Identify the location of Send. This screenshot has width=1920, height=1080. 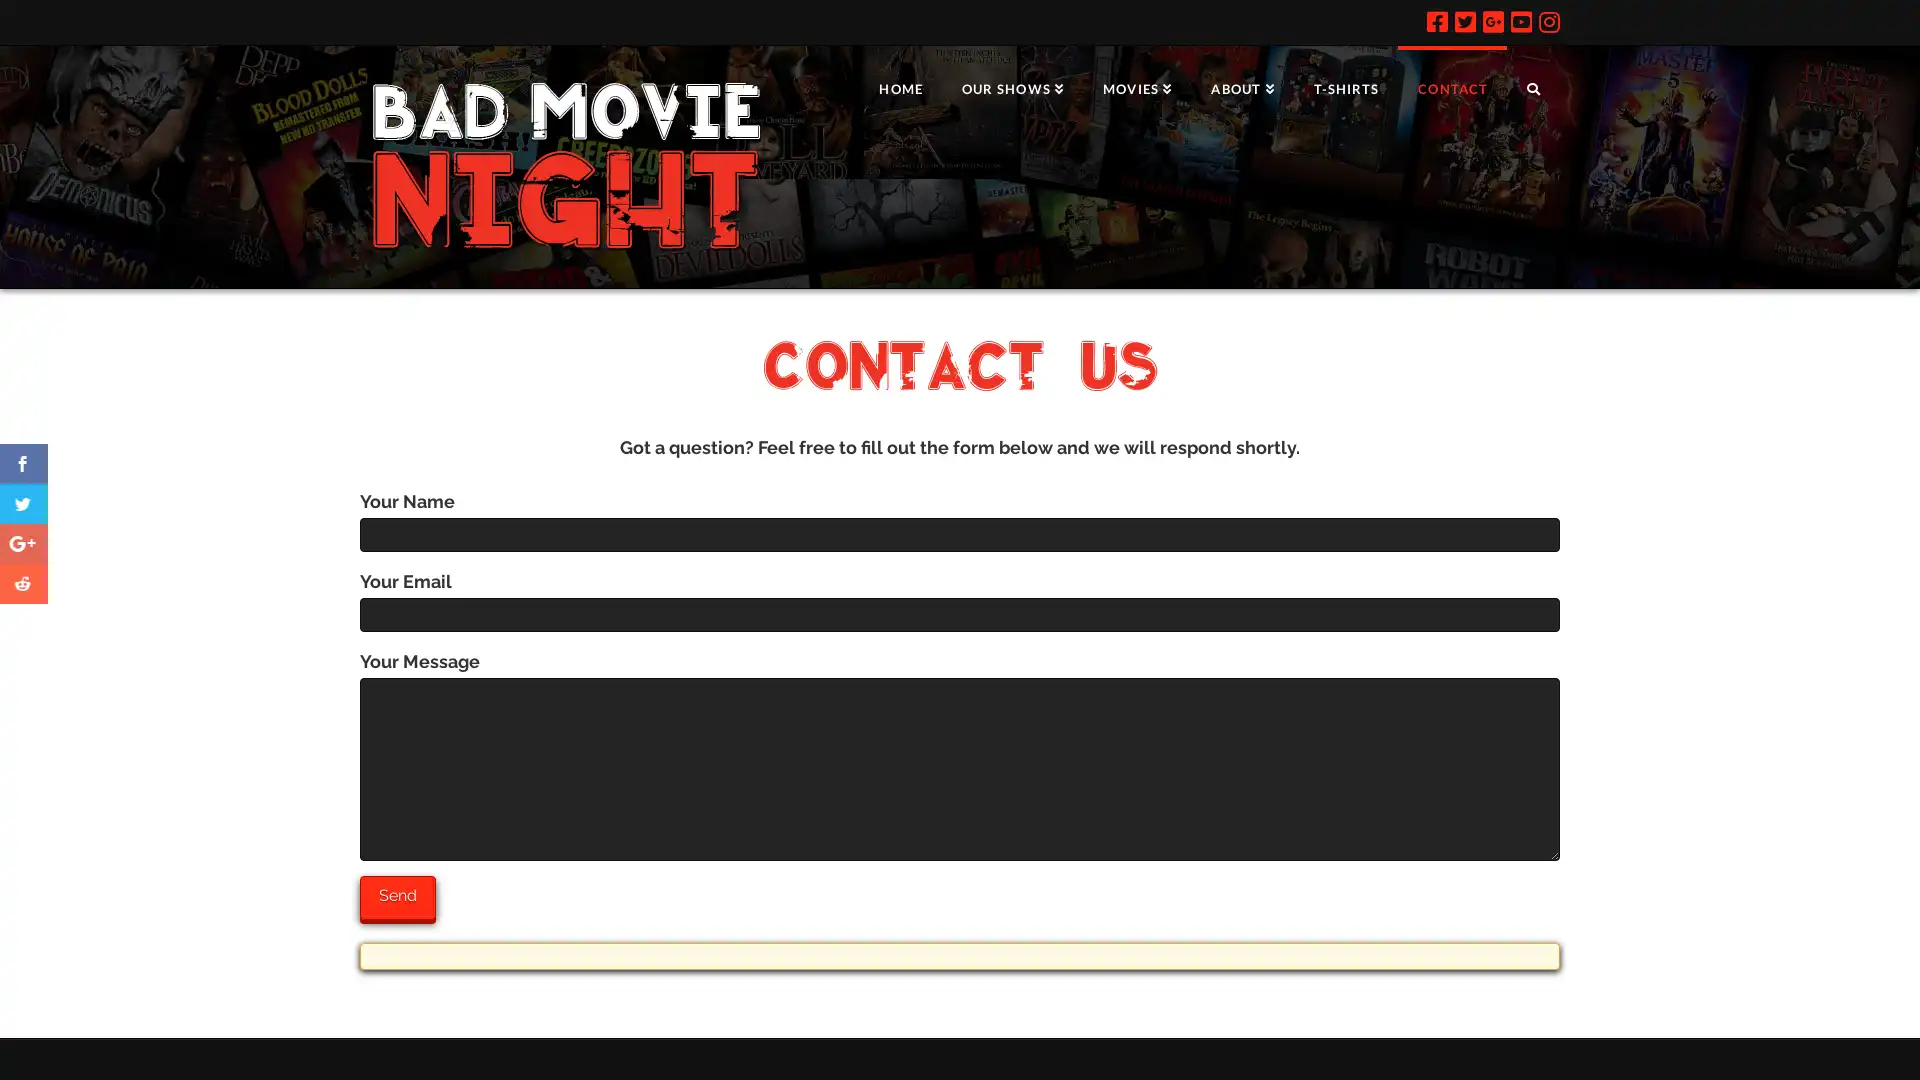
(398, 896).